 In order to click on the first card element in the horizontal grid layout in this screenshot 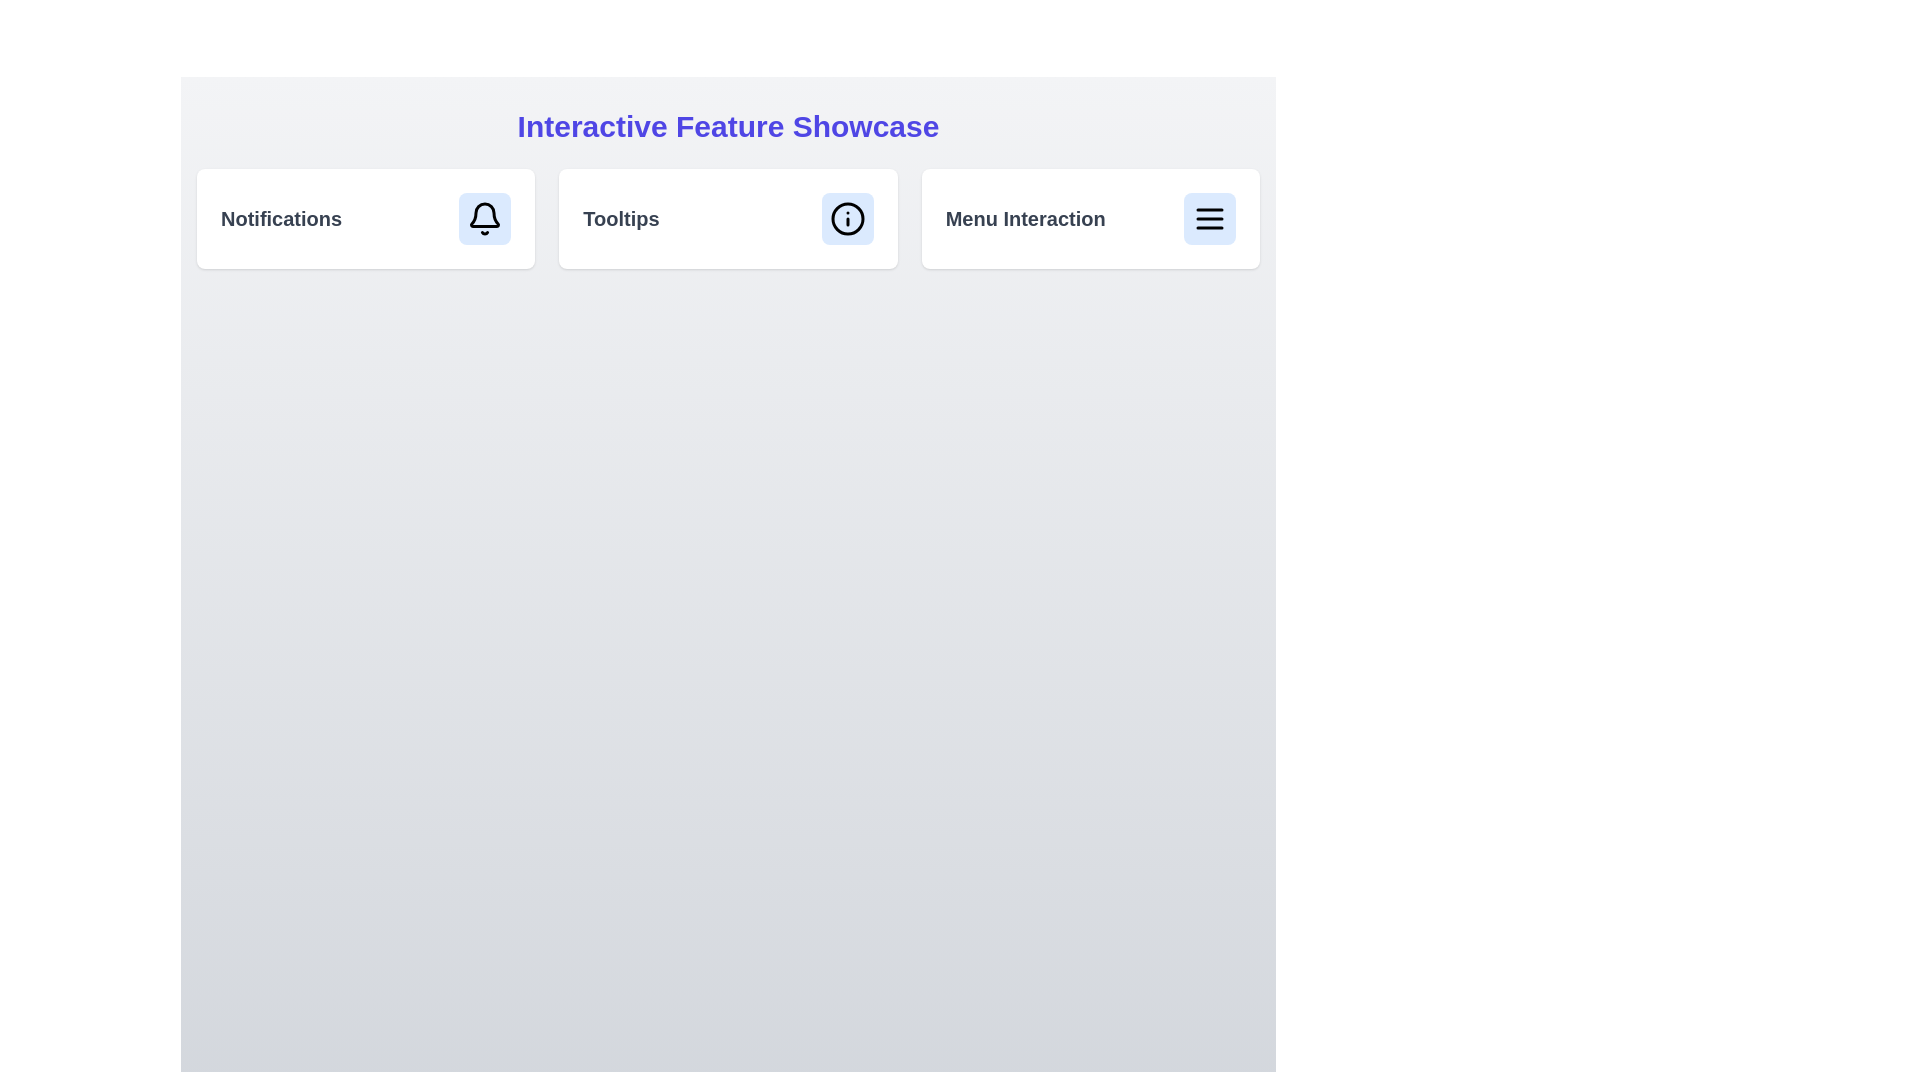, I will do `click(366, 219)`.